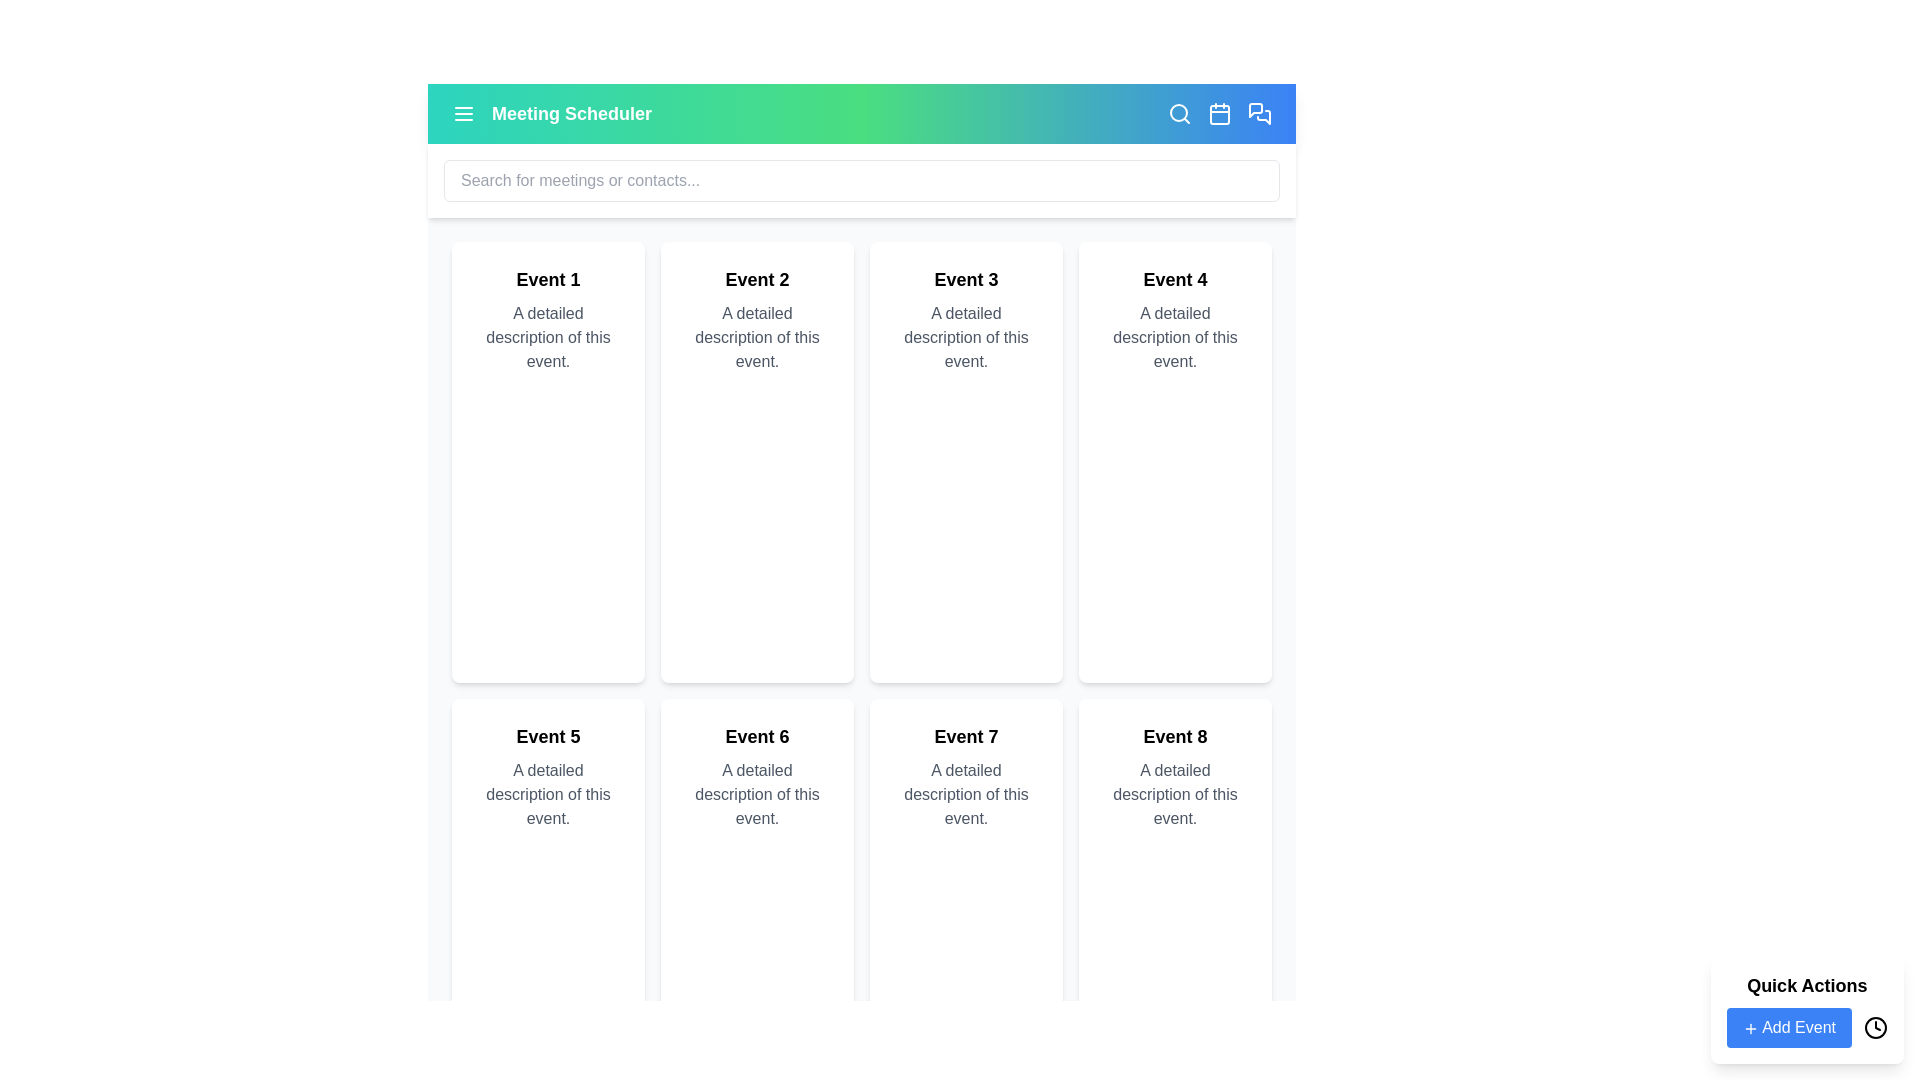 The width and height of the screenshot is (1920, 1080). I want to click on the messaging icon button located as the third item from the right in the navigation bar at the top of the page, so click(1258, 114).